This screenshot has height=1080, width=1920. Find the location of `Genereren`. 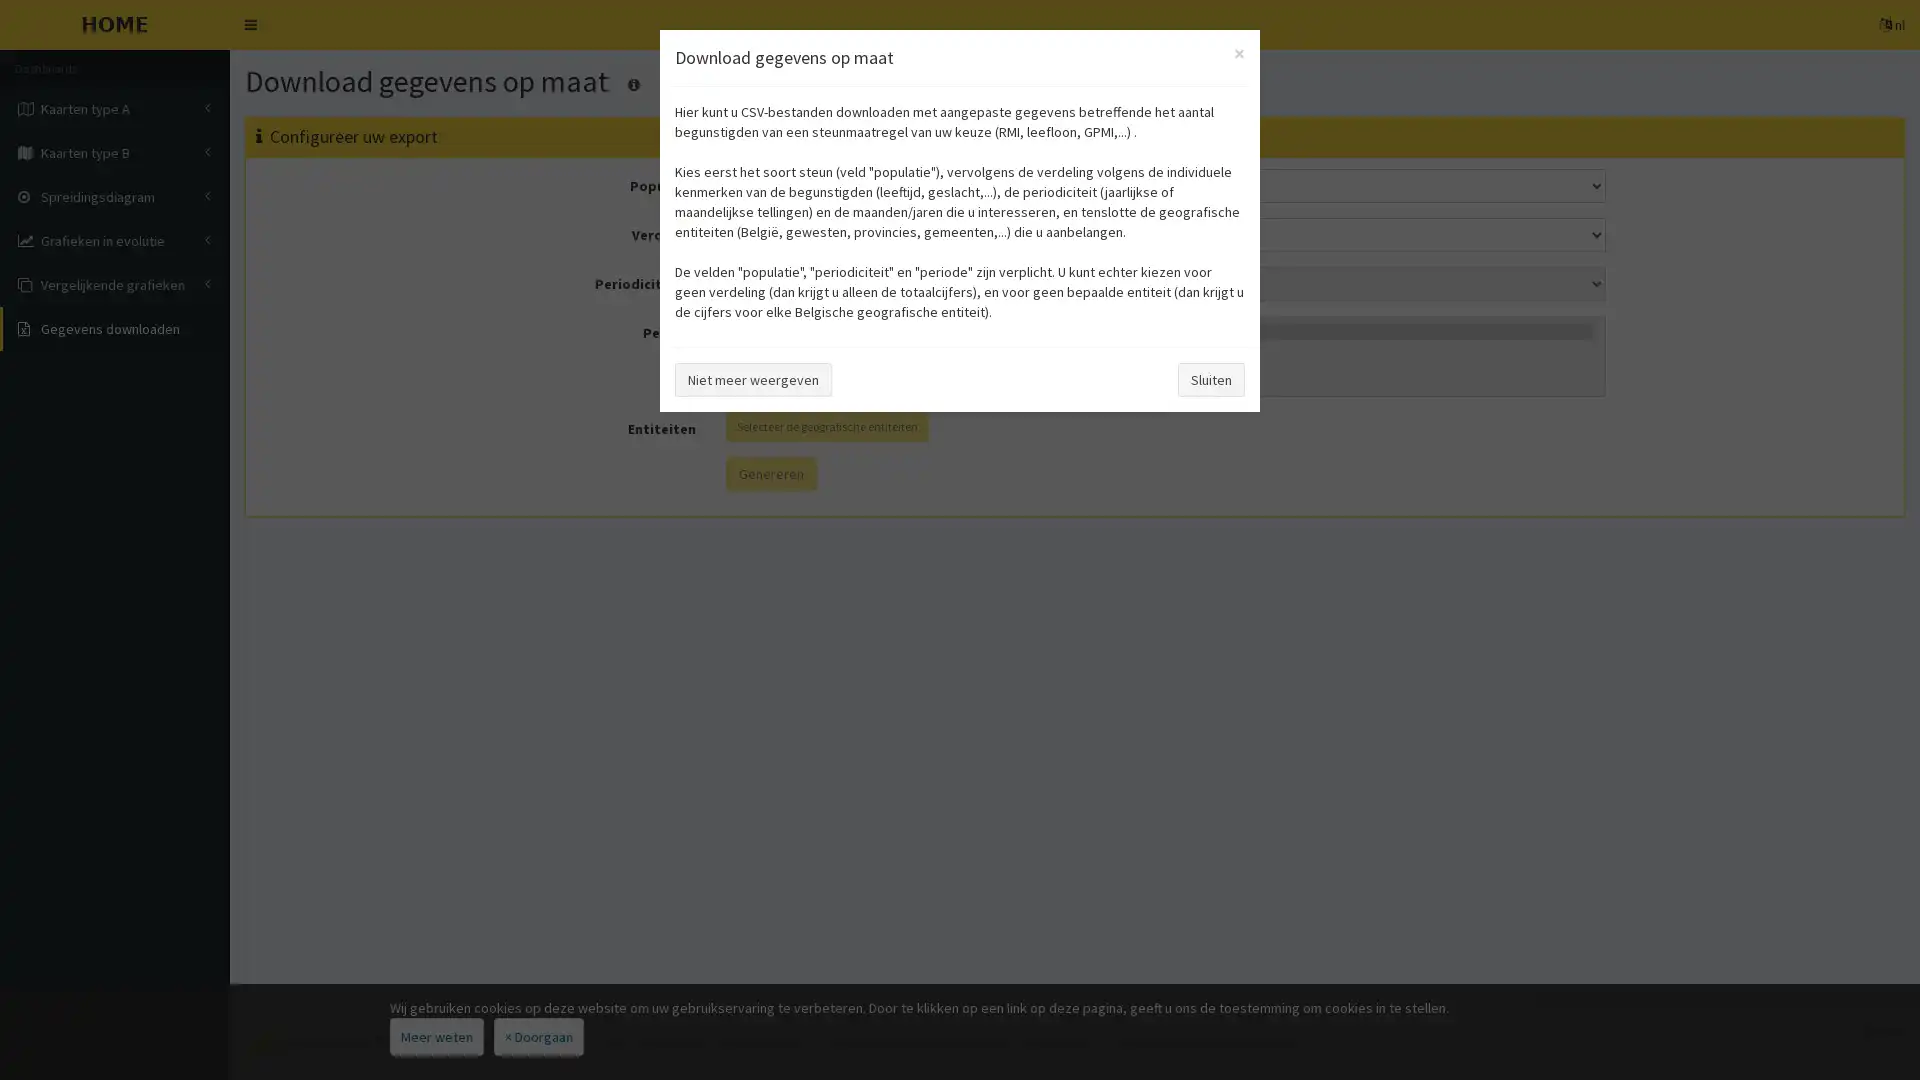

Genereren is located at coordinates (769, 473).